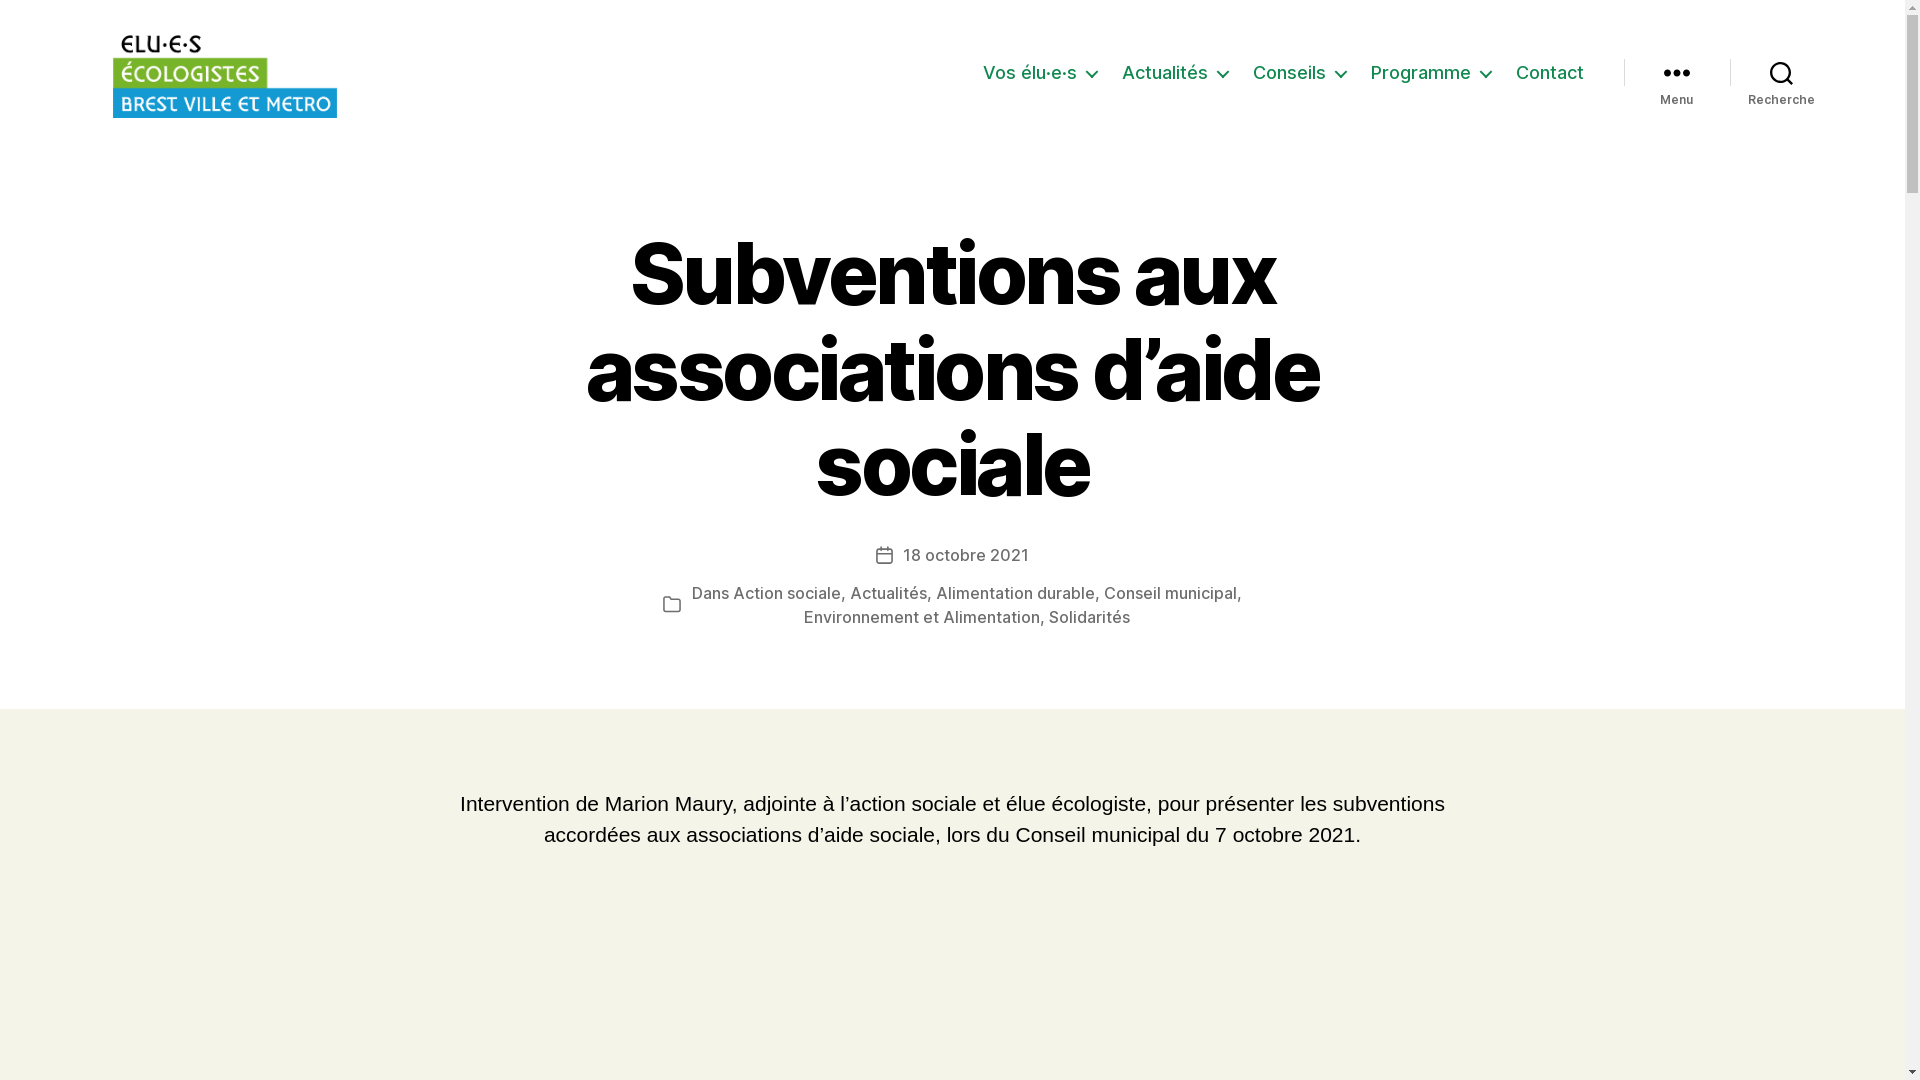 The image size is (1920, 1080). Describe the element at coordinates (1429, 72) in the screenshot. I see `'Programme'` at that location.